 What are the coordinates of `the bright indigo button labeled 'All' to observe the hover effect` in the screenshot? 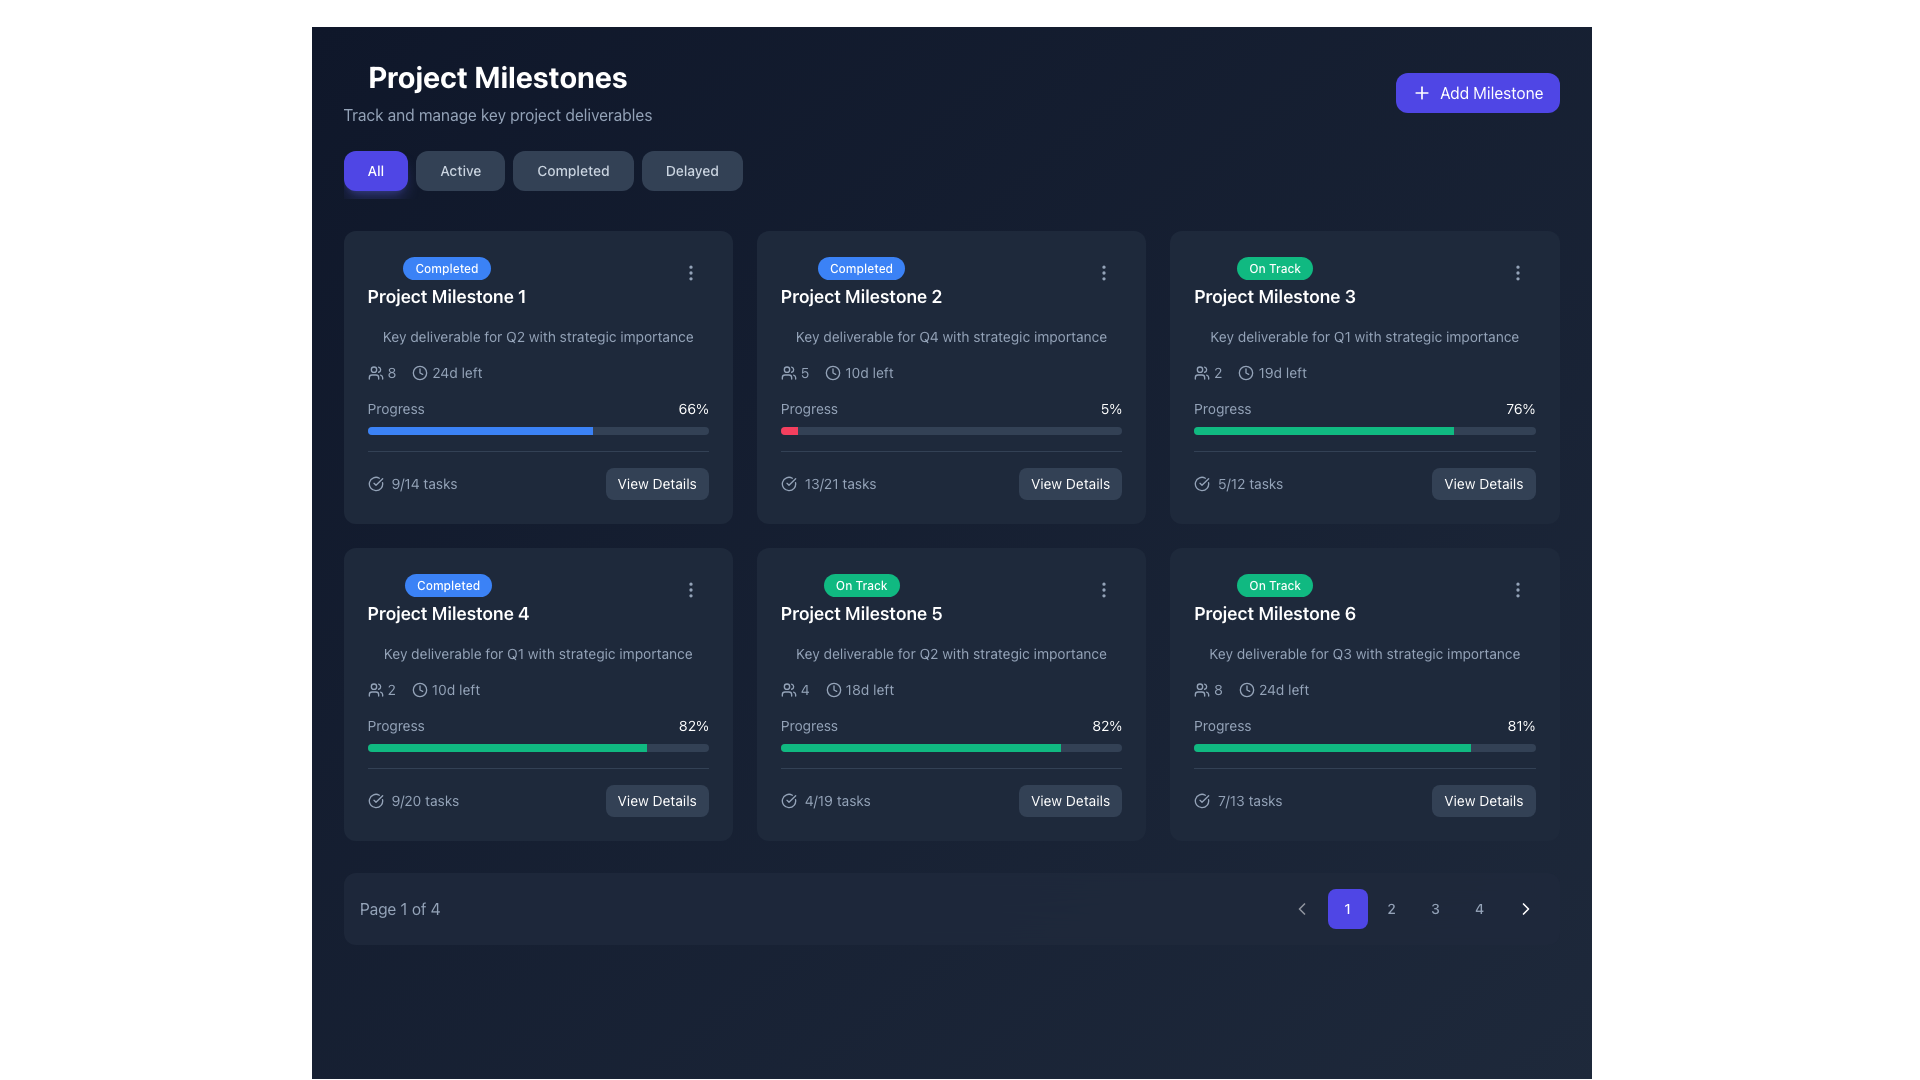 It's located at (375, 169).